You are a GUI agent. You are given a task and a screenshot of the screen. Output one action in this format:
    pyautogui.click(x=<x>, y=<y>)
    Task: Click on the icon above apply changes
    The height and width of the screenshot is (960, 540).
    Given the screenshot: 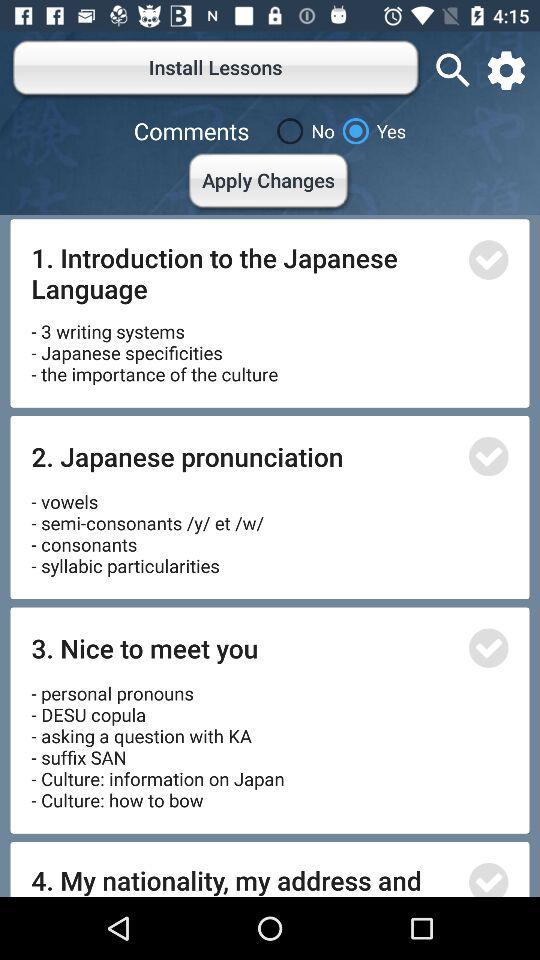 What is the action you would take?
    pyautogui.click(x=301, y=130)
    